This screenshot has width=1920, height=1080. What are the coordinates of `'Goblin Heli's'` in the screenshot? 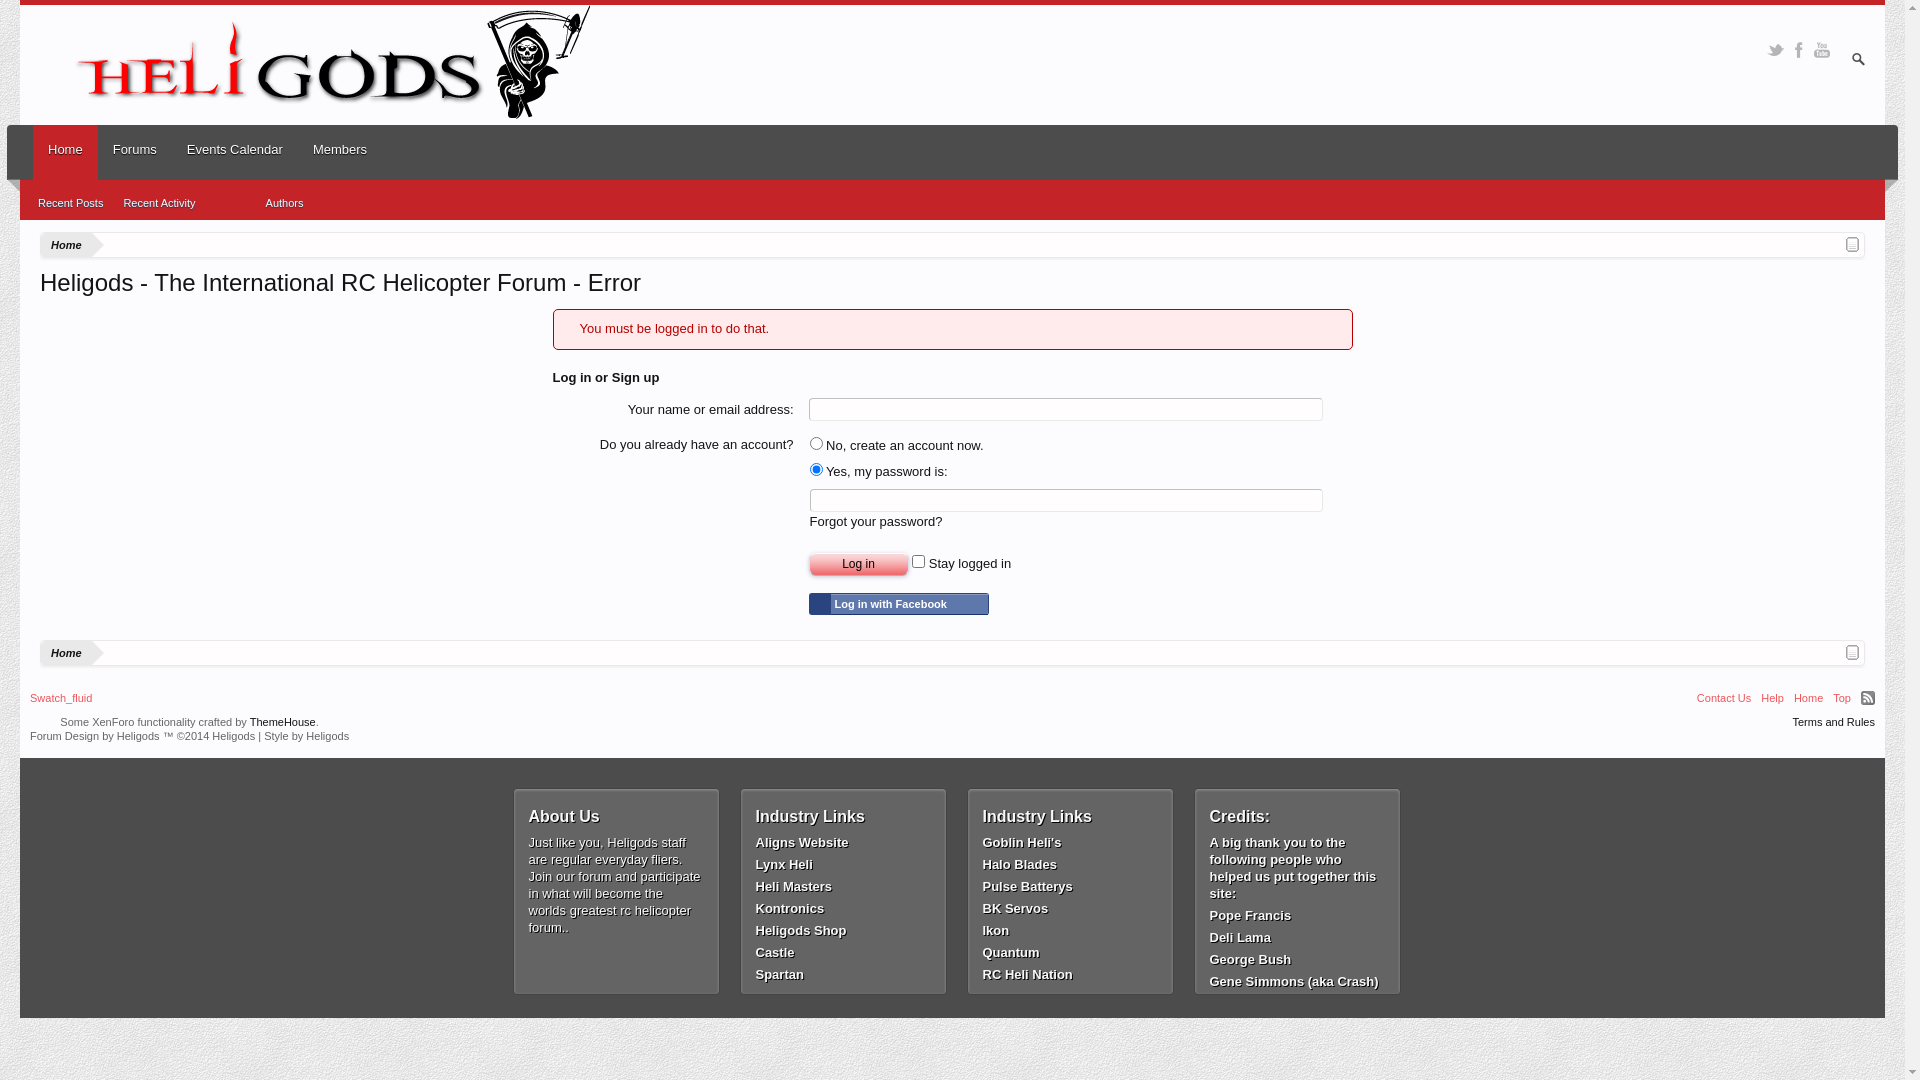 It's located at (1068, 842).